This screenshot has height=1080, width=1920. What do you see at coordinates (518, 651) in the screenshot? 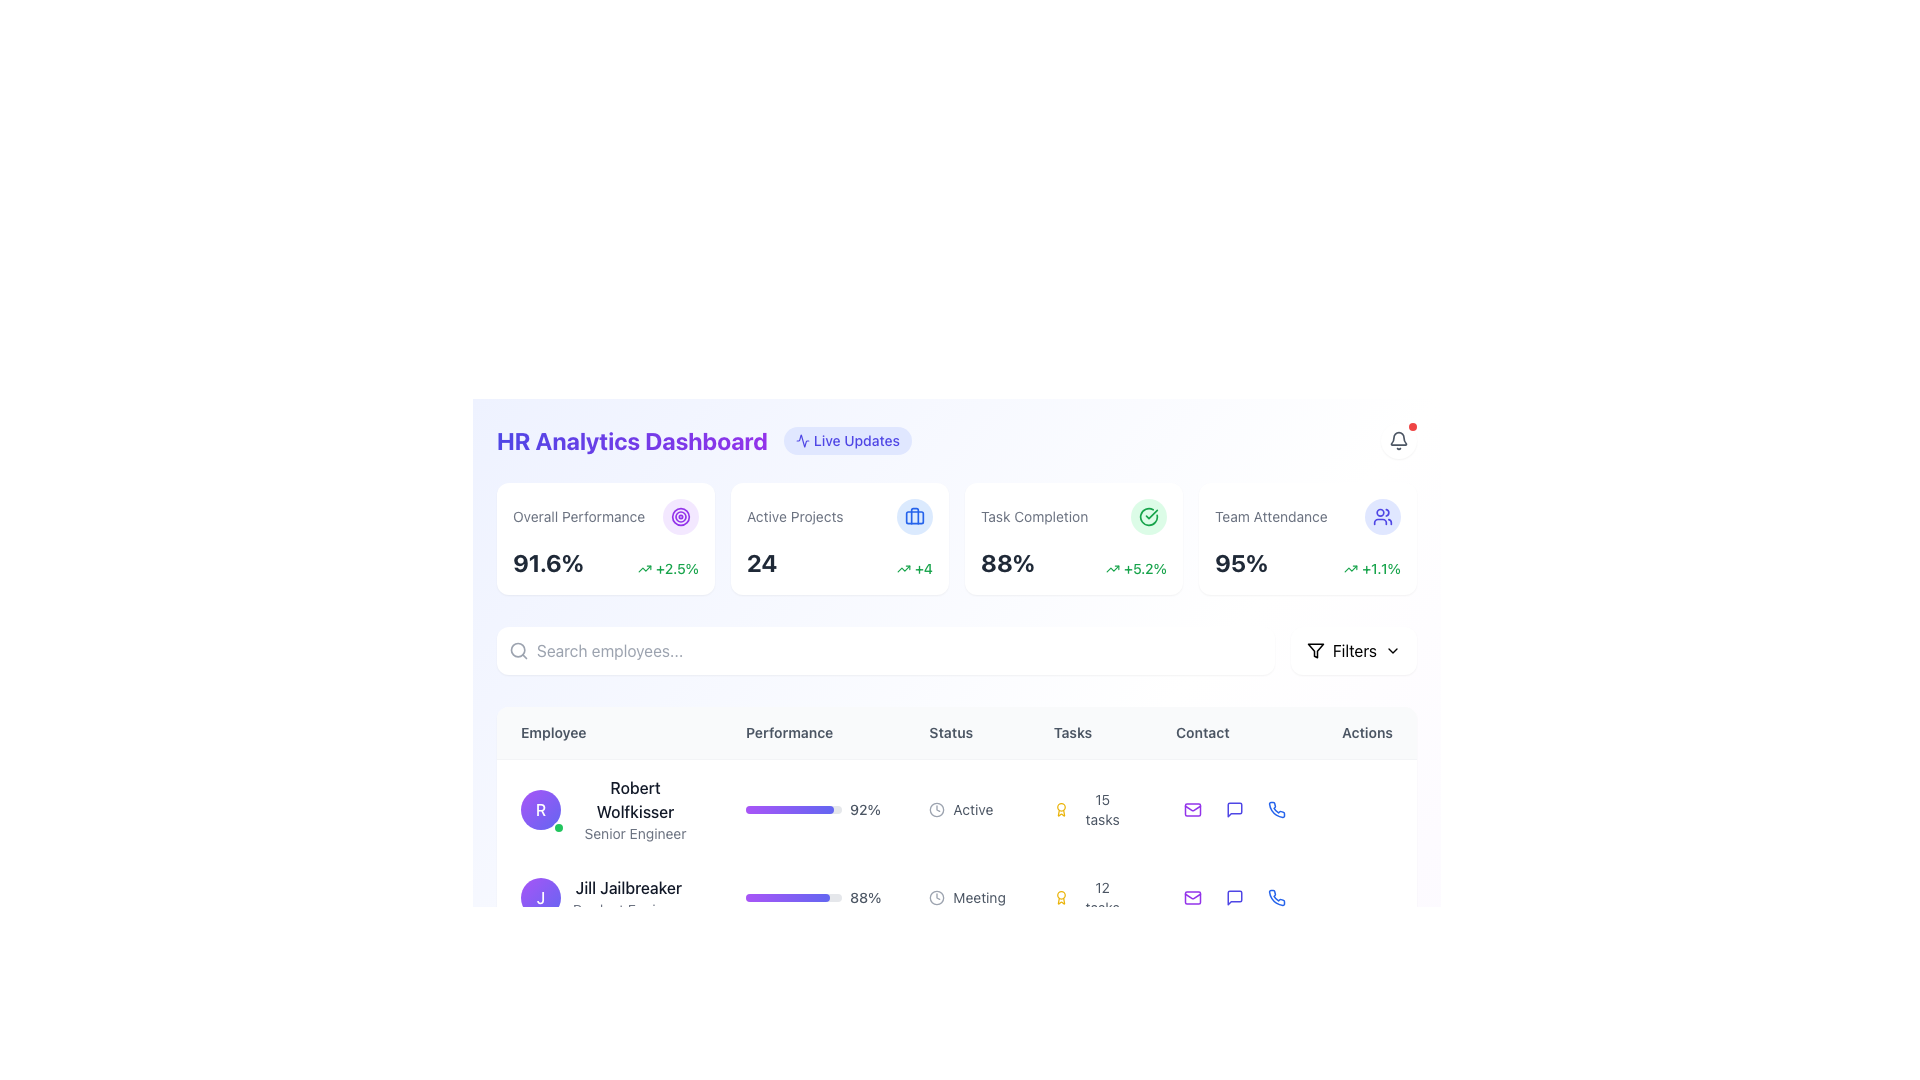
I see `the search icon located at the leftmost area of the search bar, aligned vertically to the center of the placeholder text input field, for visual guidance` at bounding box center [518, 651].